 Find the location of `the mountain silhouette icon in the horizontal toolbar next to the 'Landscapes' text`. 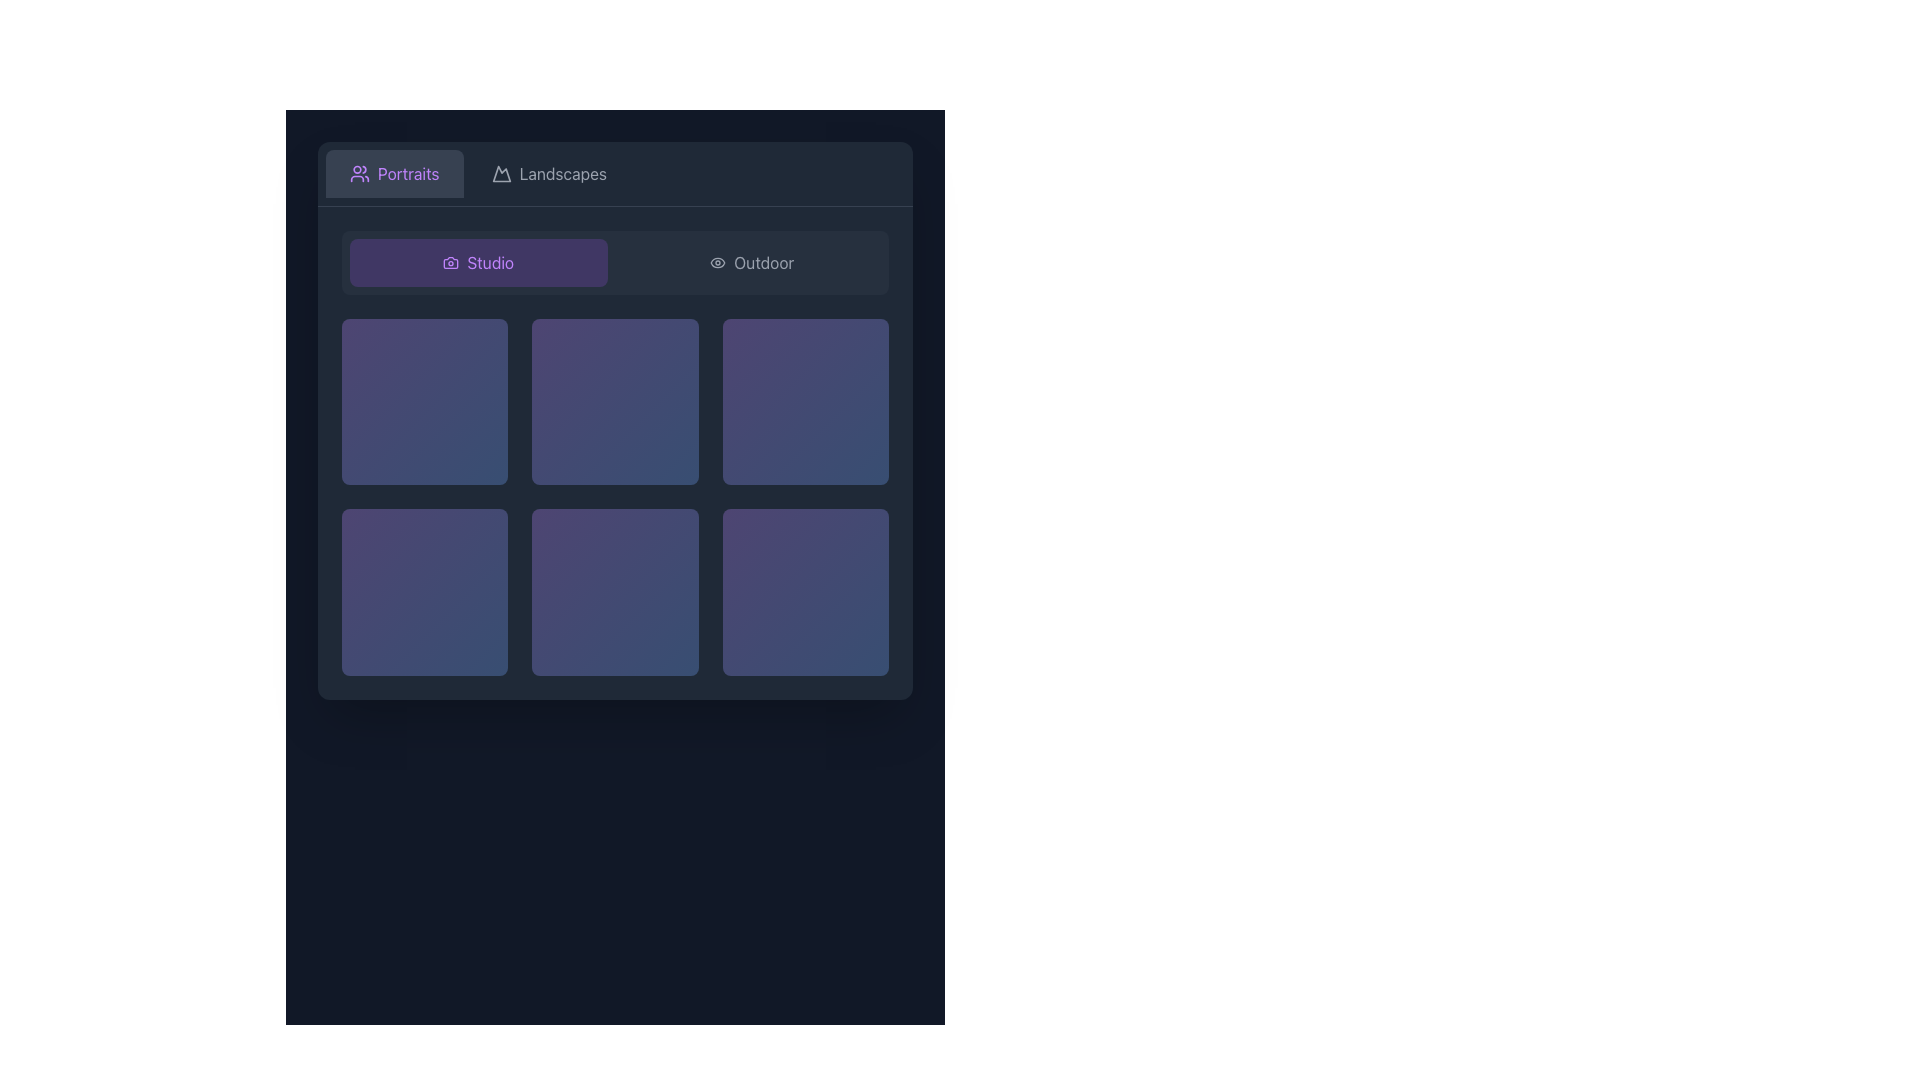

the mountain silhouette icon in the horizontal toolbar next to the 'Landscapes' text is located at coordinates (501, 172).